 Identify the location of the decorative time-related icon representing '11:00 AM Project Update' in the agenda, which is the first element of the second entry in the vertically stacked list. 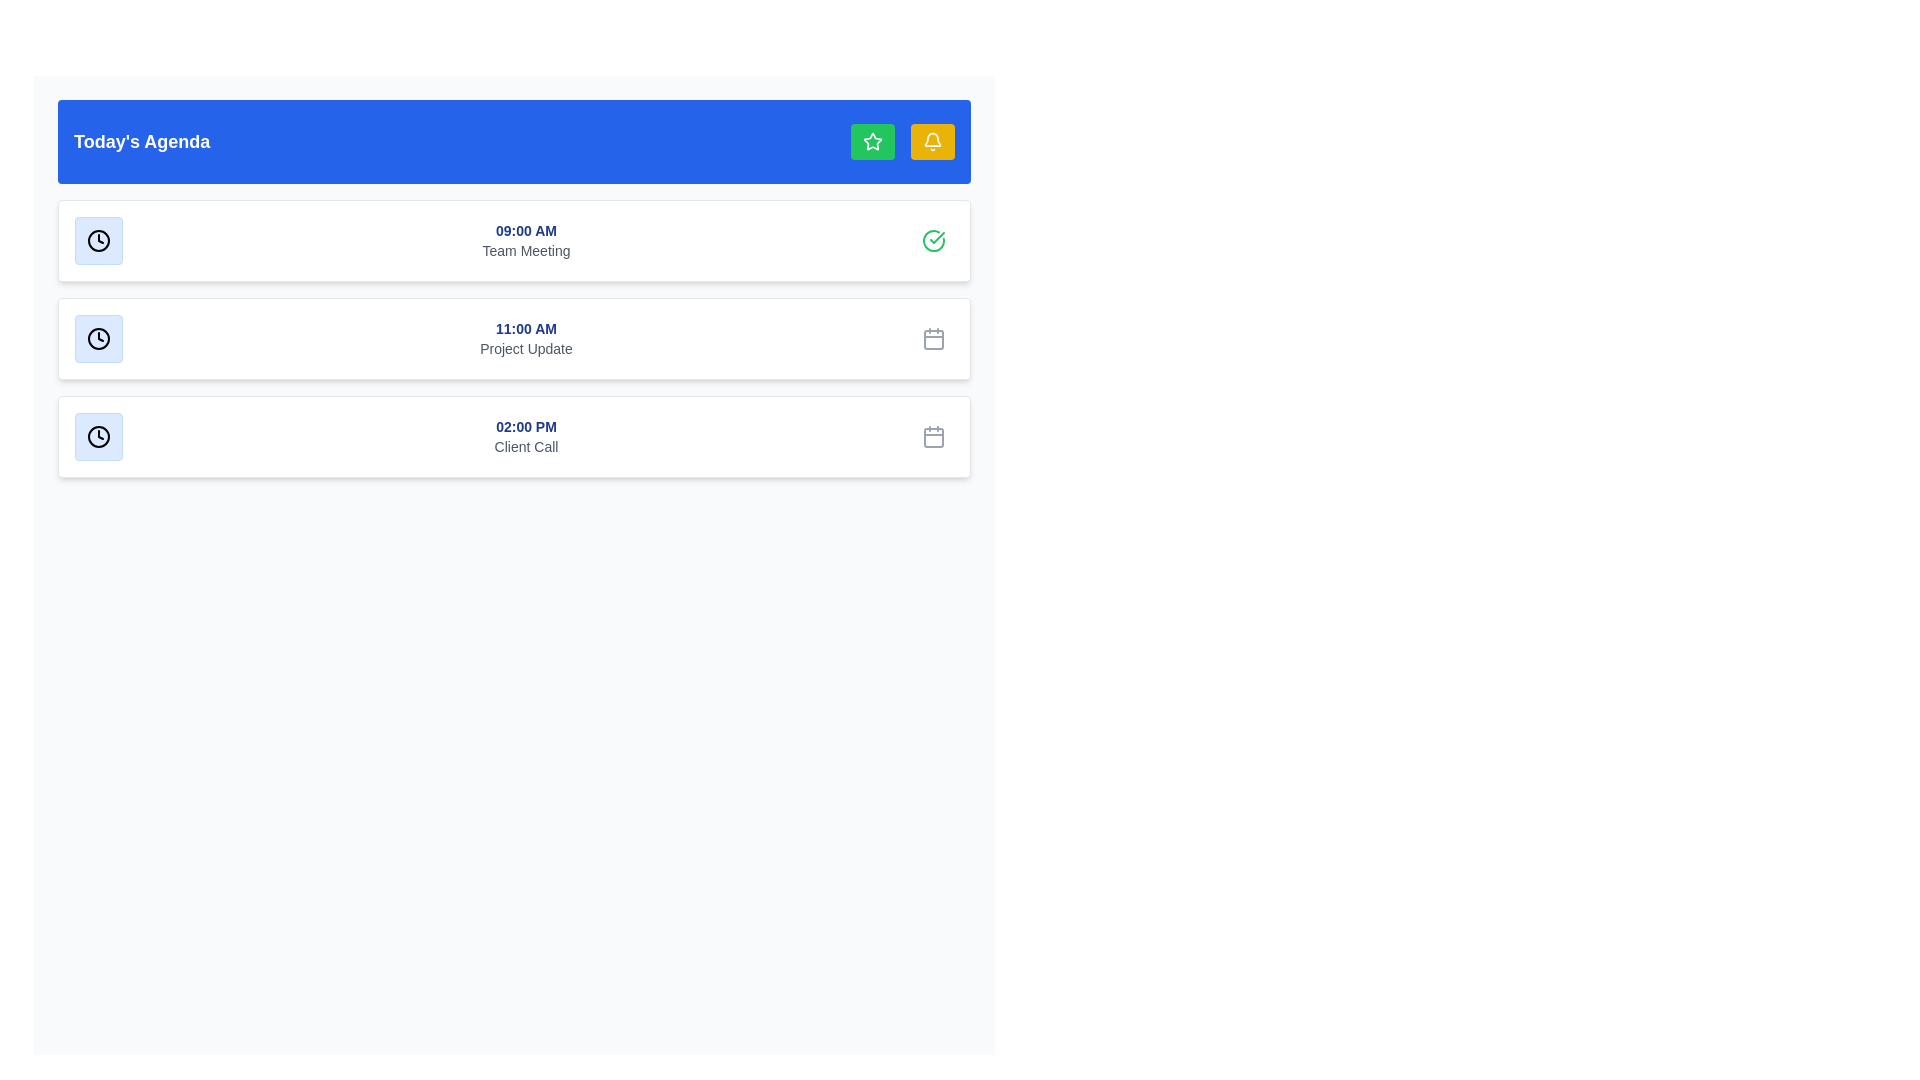
(98, 338).